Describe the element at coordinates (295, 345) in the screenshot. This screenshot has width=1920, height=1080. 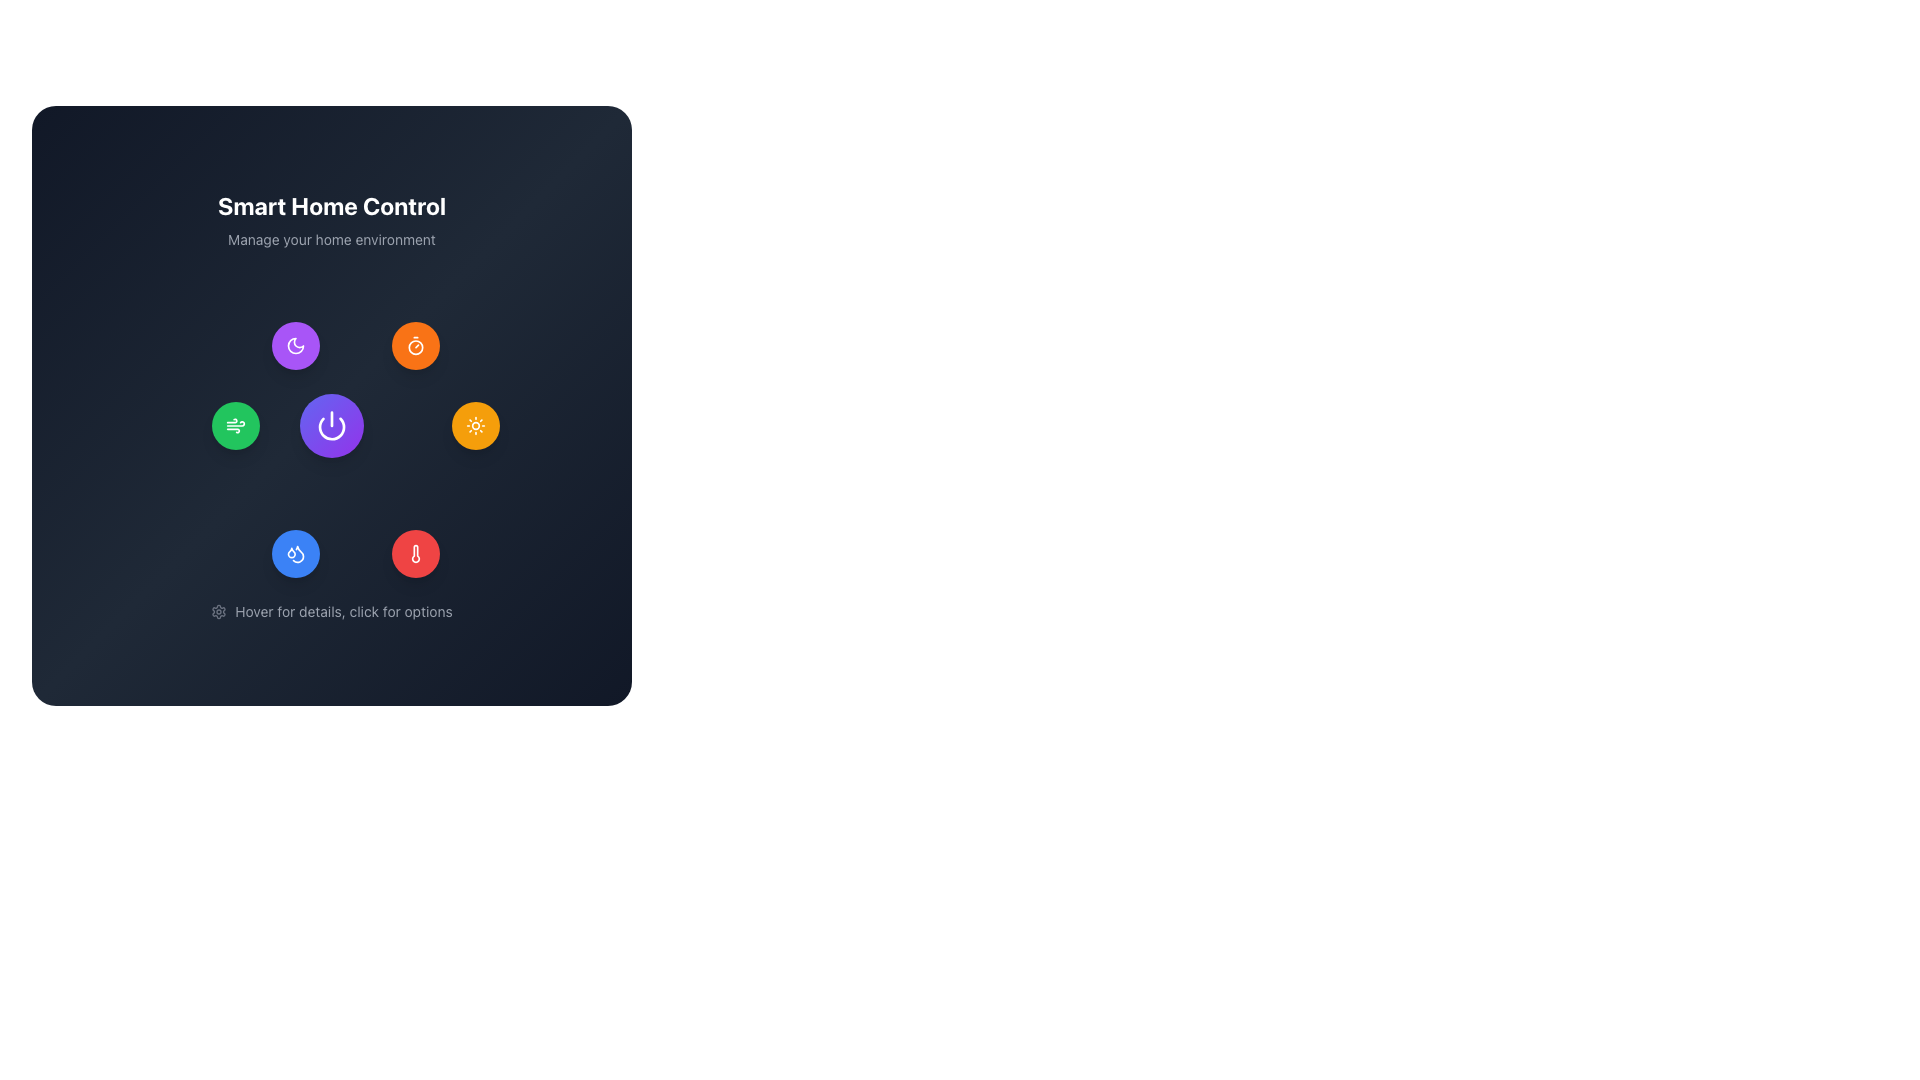
I see `the circular night mode button with a purple background and a white moon-shaped icon` at that location.